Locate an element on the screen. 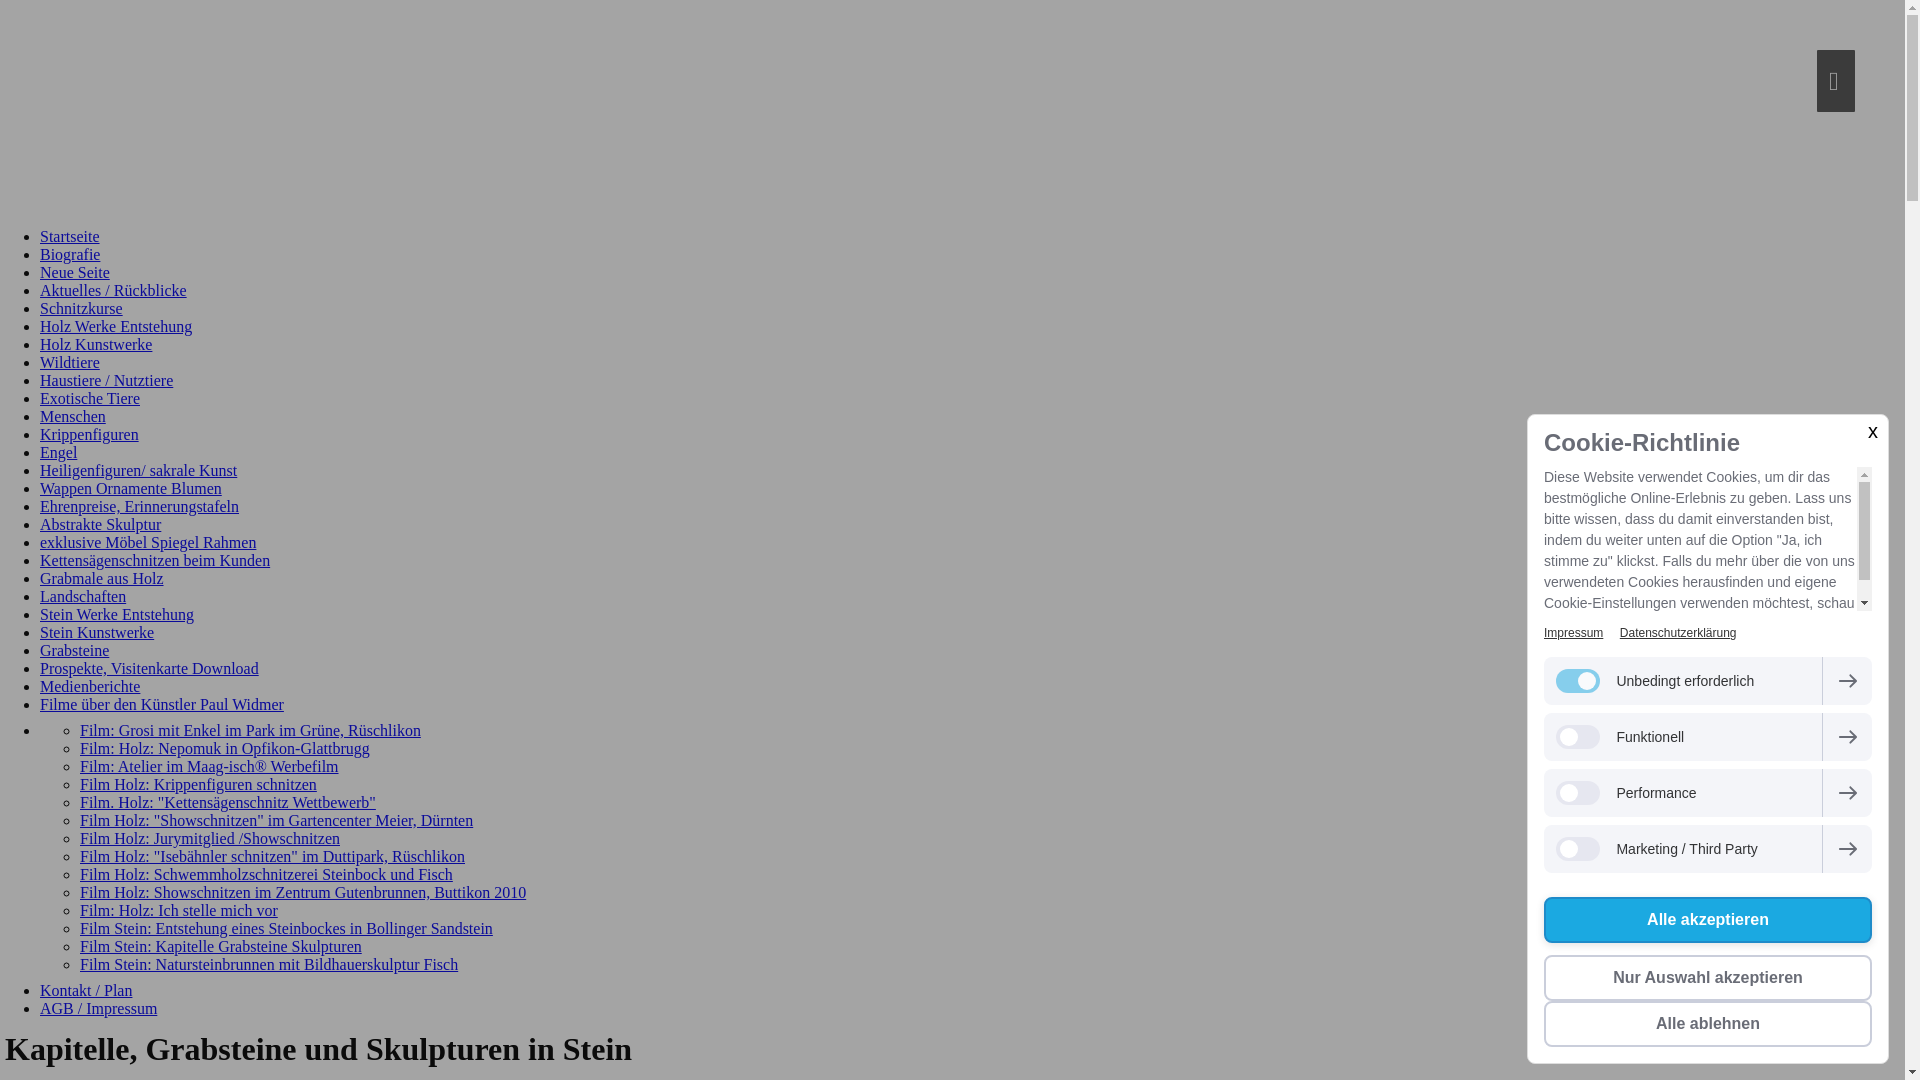  'Stein Kunstwerke' is located at coordinates (95, 632).